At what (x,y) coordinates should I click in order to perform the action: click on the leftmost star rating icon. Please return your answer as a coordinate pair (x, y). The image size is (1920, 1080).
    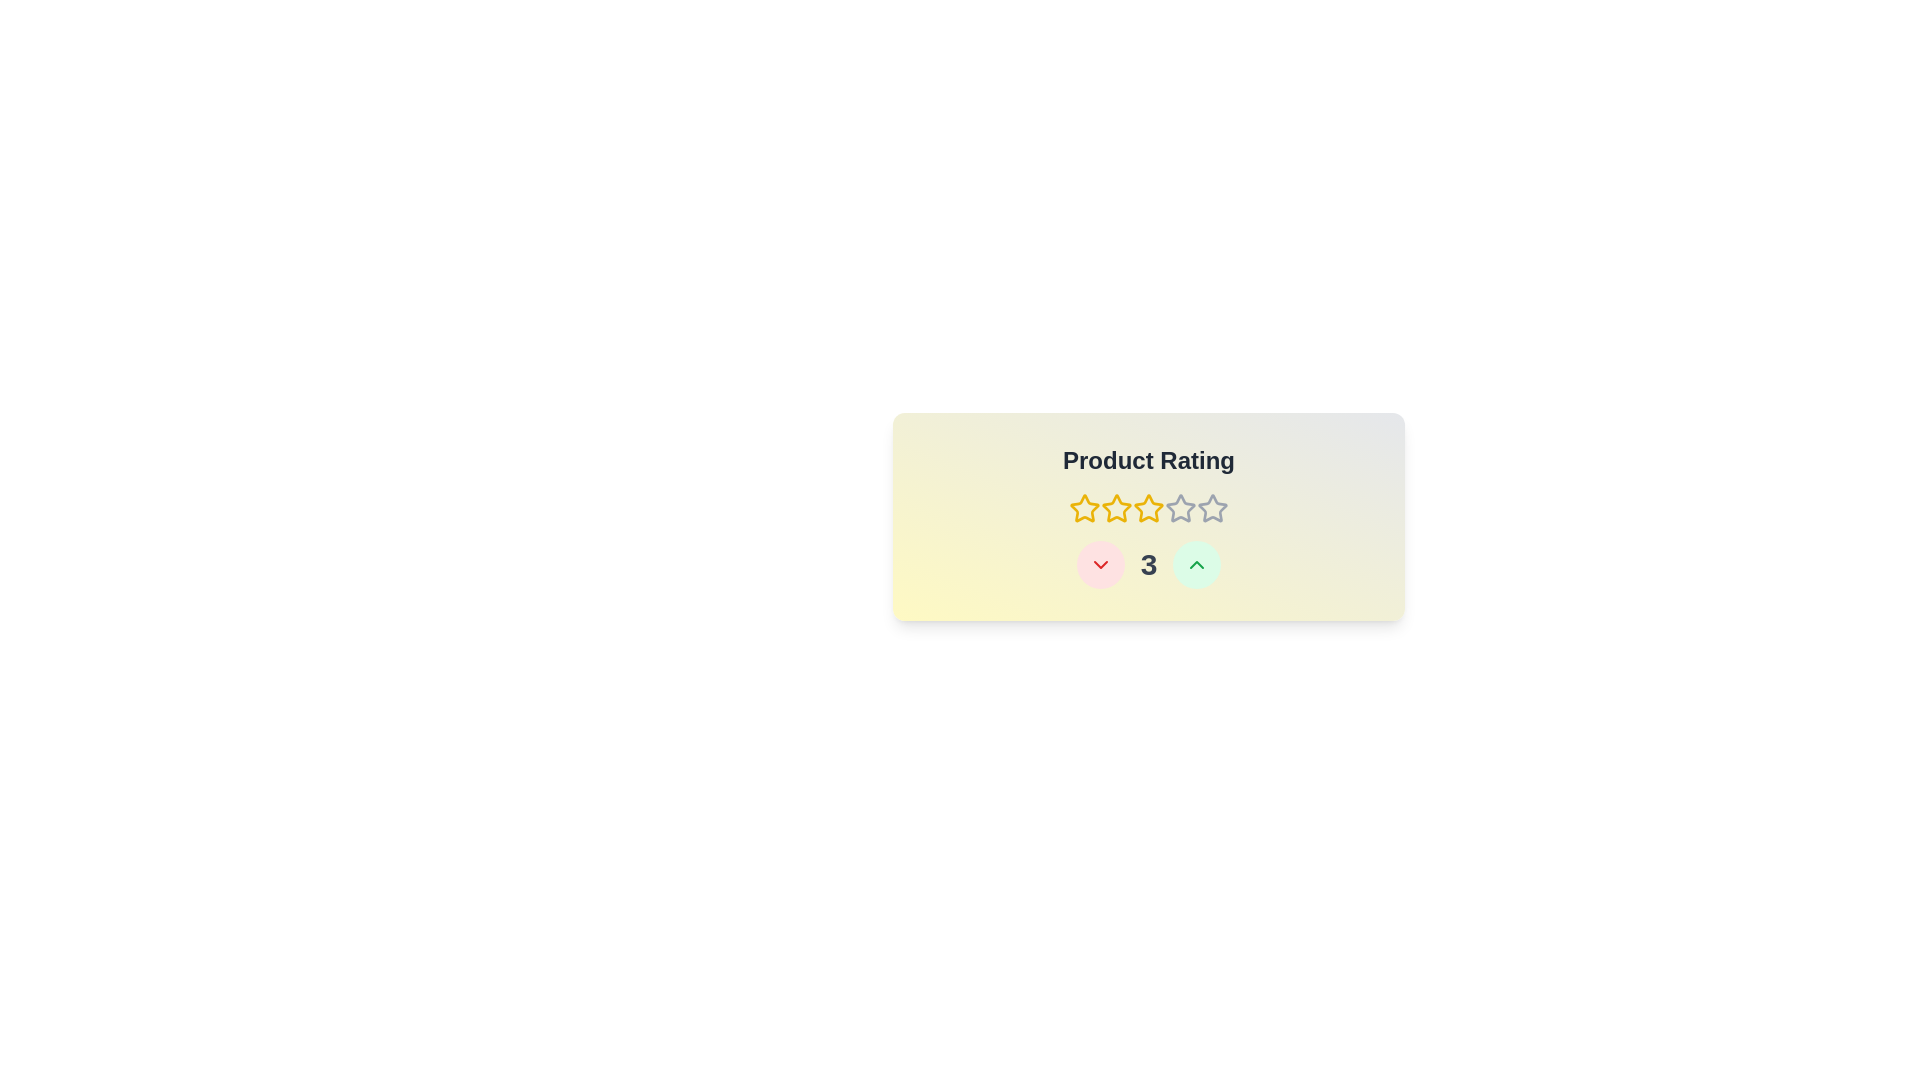
    Looking at the image, I should click on (1083, 508).